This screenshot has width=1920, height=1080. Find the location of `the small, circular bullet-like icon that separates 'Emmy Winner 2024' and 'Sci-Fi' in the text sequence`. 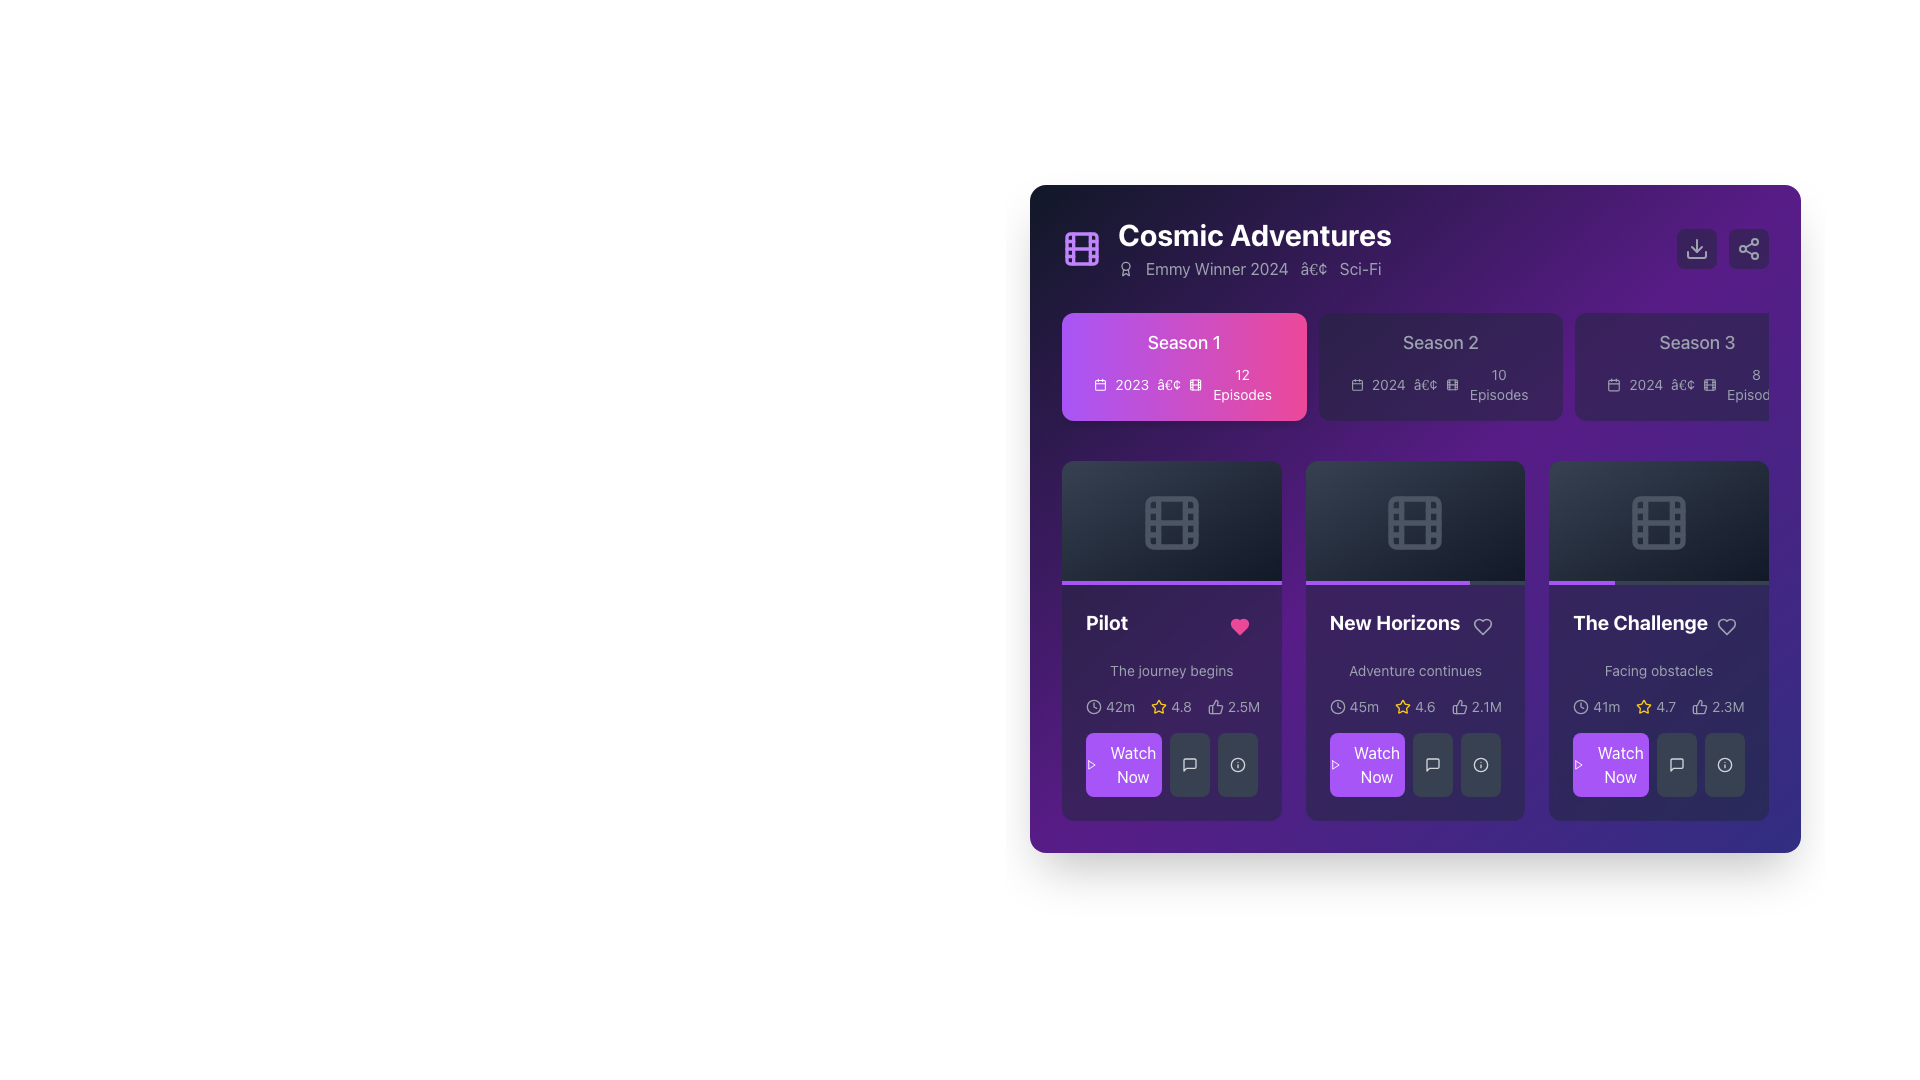

the small, circular bullet-like icon that separates 'Emmy Winner 2024' and 'Sci-Fi' in the text sequence is located at coordinates (1314, 268).